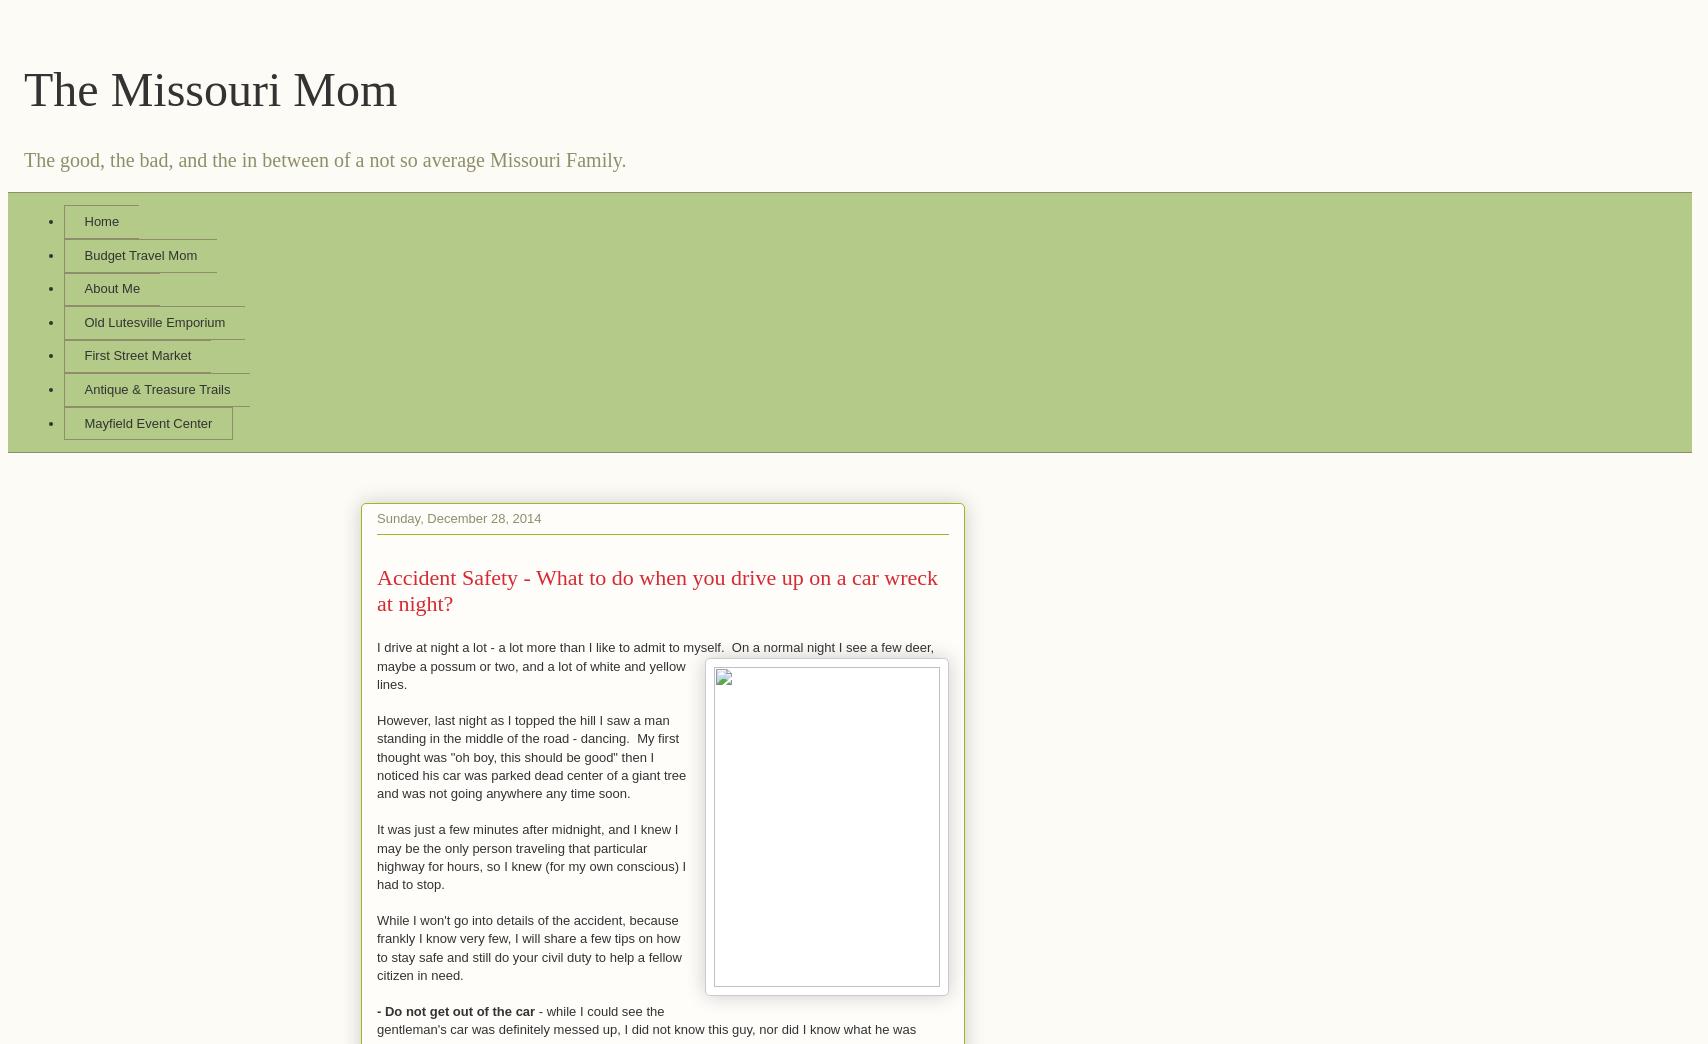  Describe the element at coordinates (154, 320) in the screenshot. I see `'Old Lutesville Emporium'` at that location.